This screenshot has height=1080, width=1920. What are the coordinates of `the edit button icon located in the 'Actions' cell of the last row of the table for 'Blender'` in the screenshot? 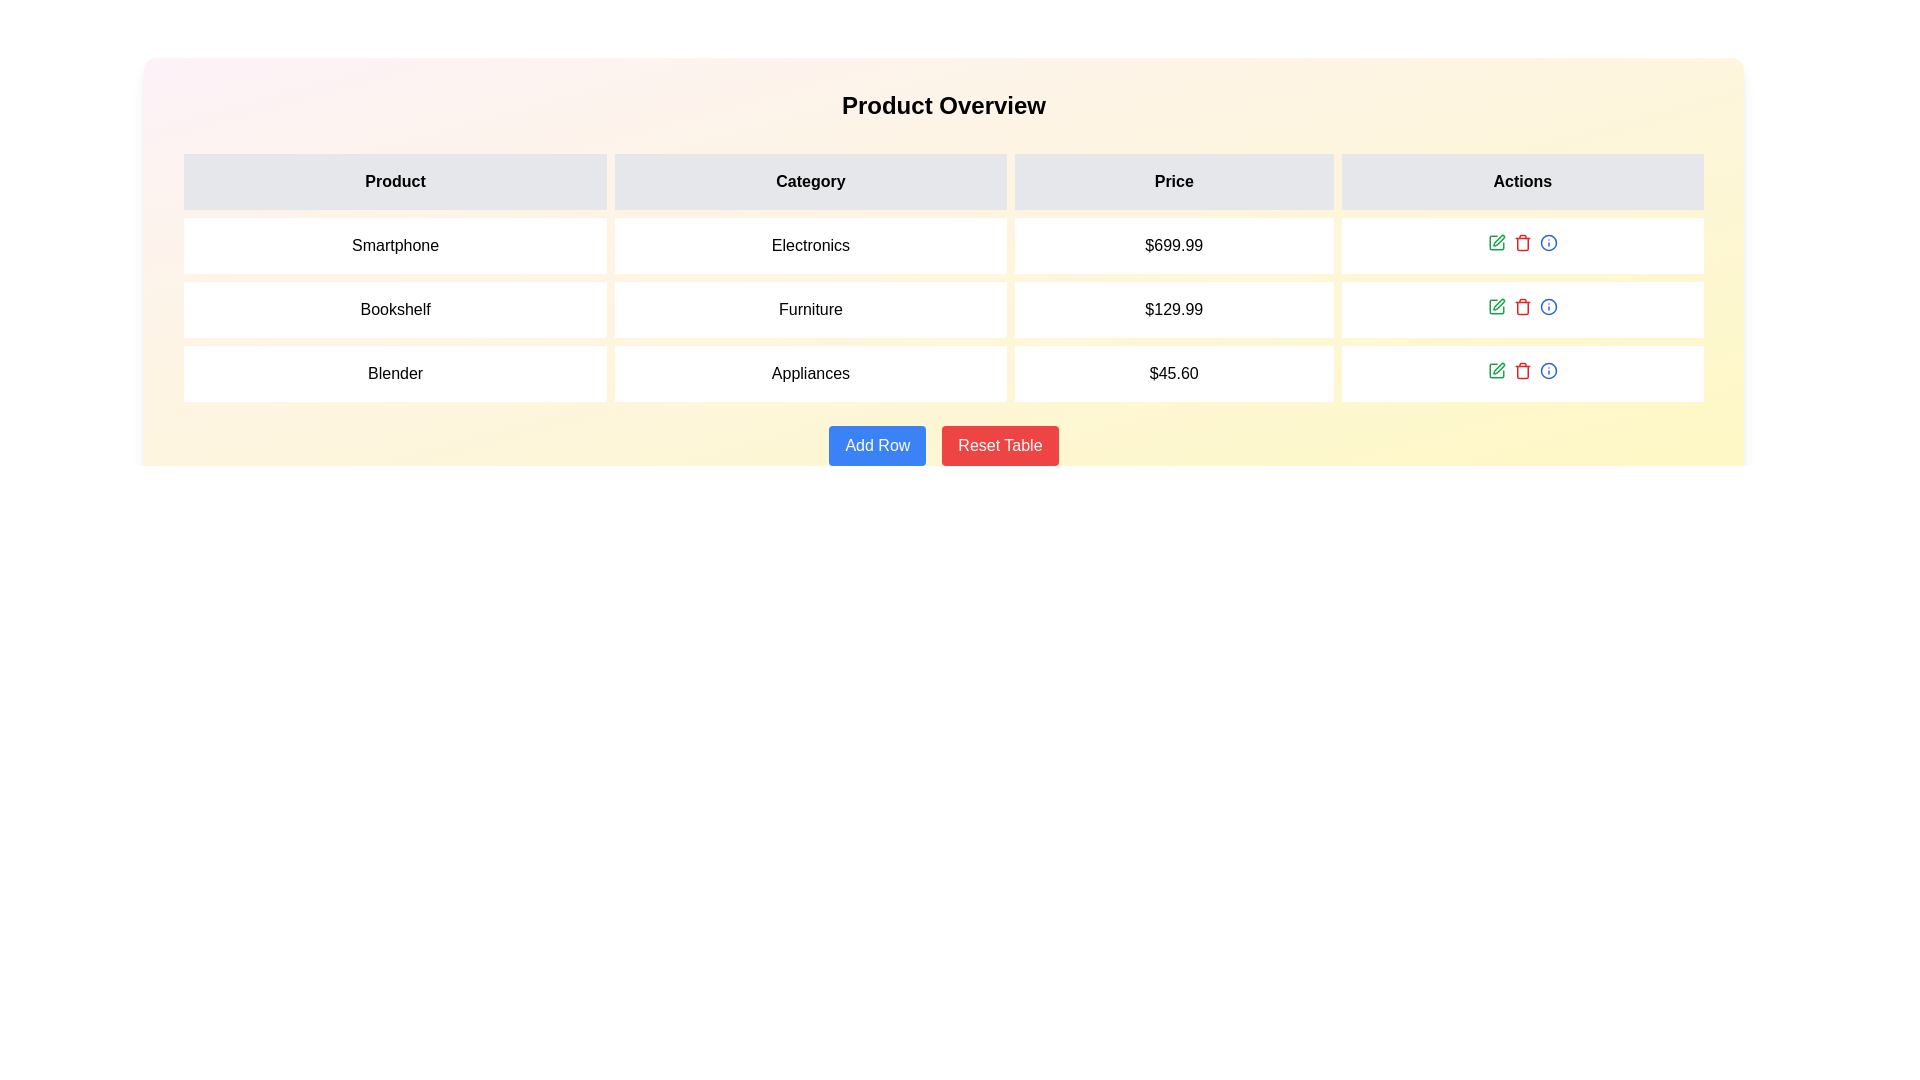 It's located at (1496, 370).